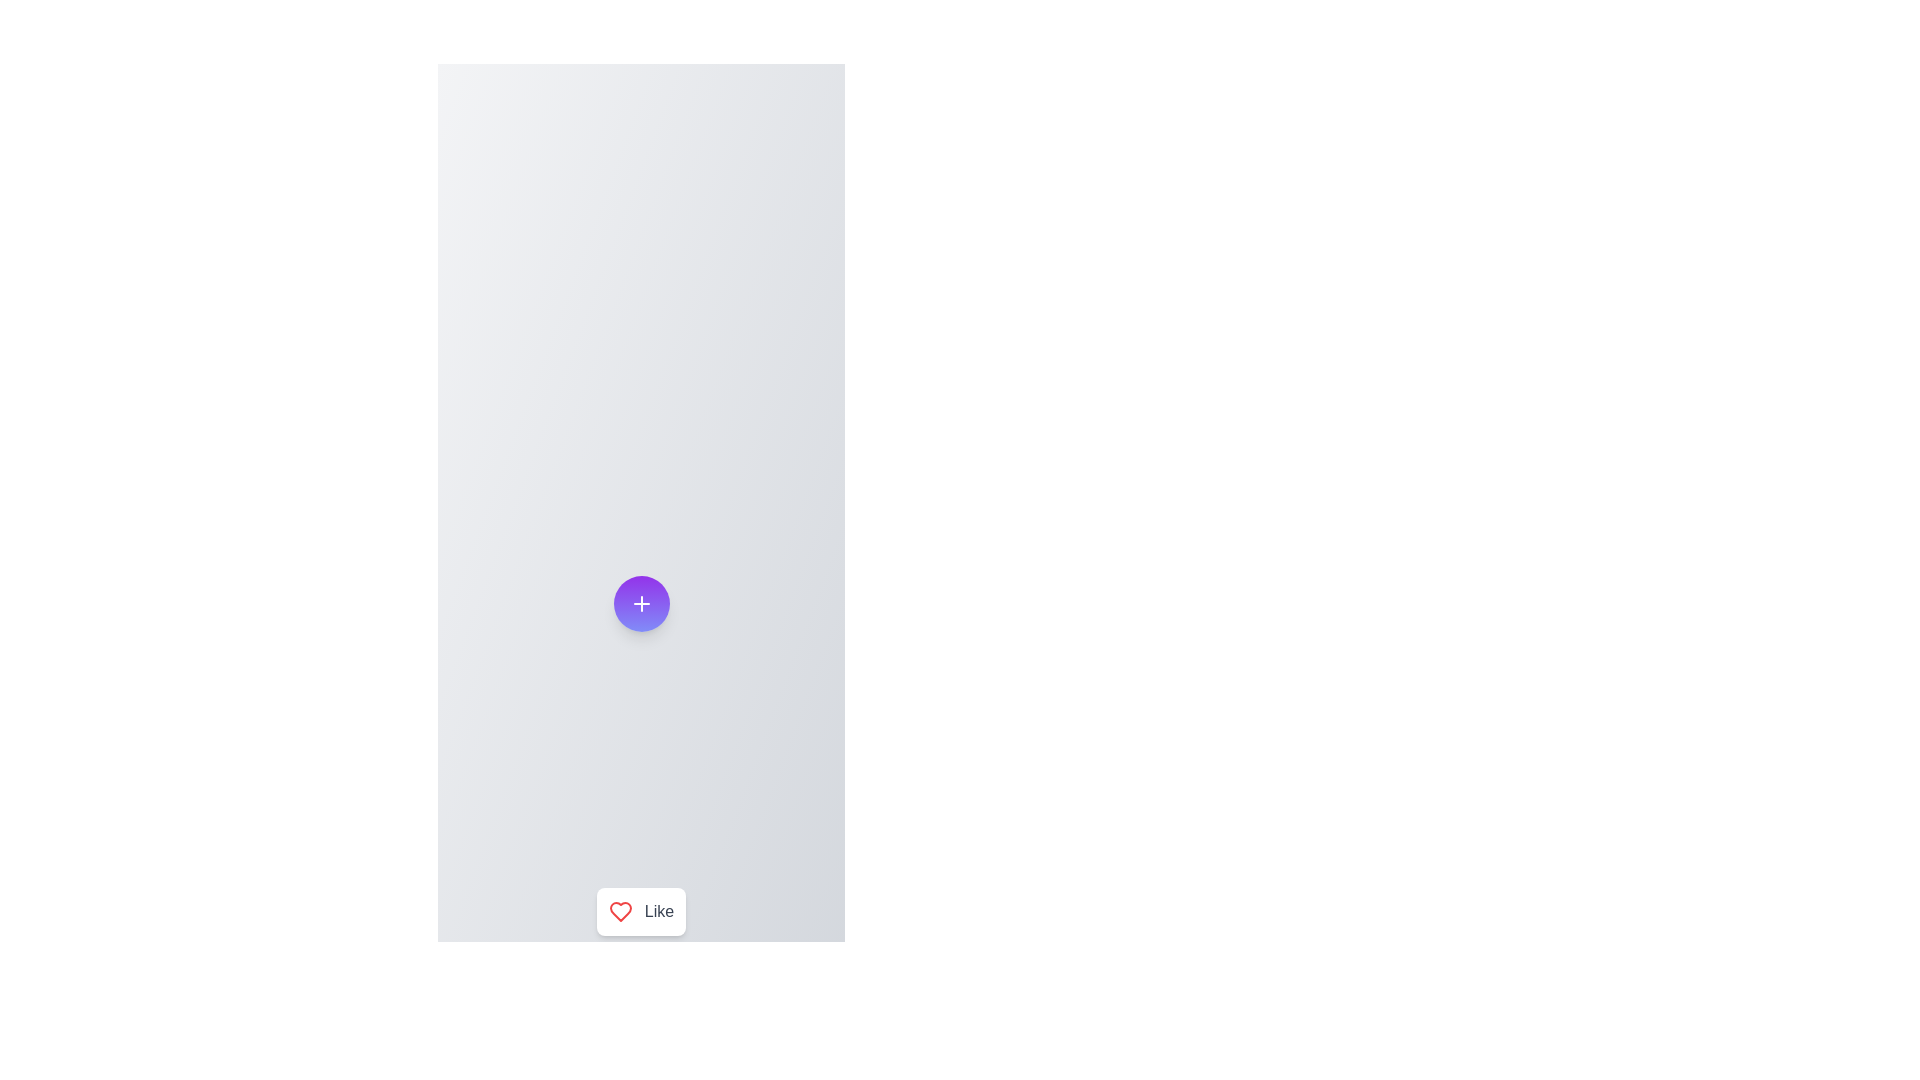 The image size is (1920, 1080). I want to click on the toggle button to change the visibility of the menu, so click(641, 603).